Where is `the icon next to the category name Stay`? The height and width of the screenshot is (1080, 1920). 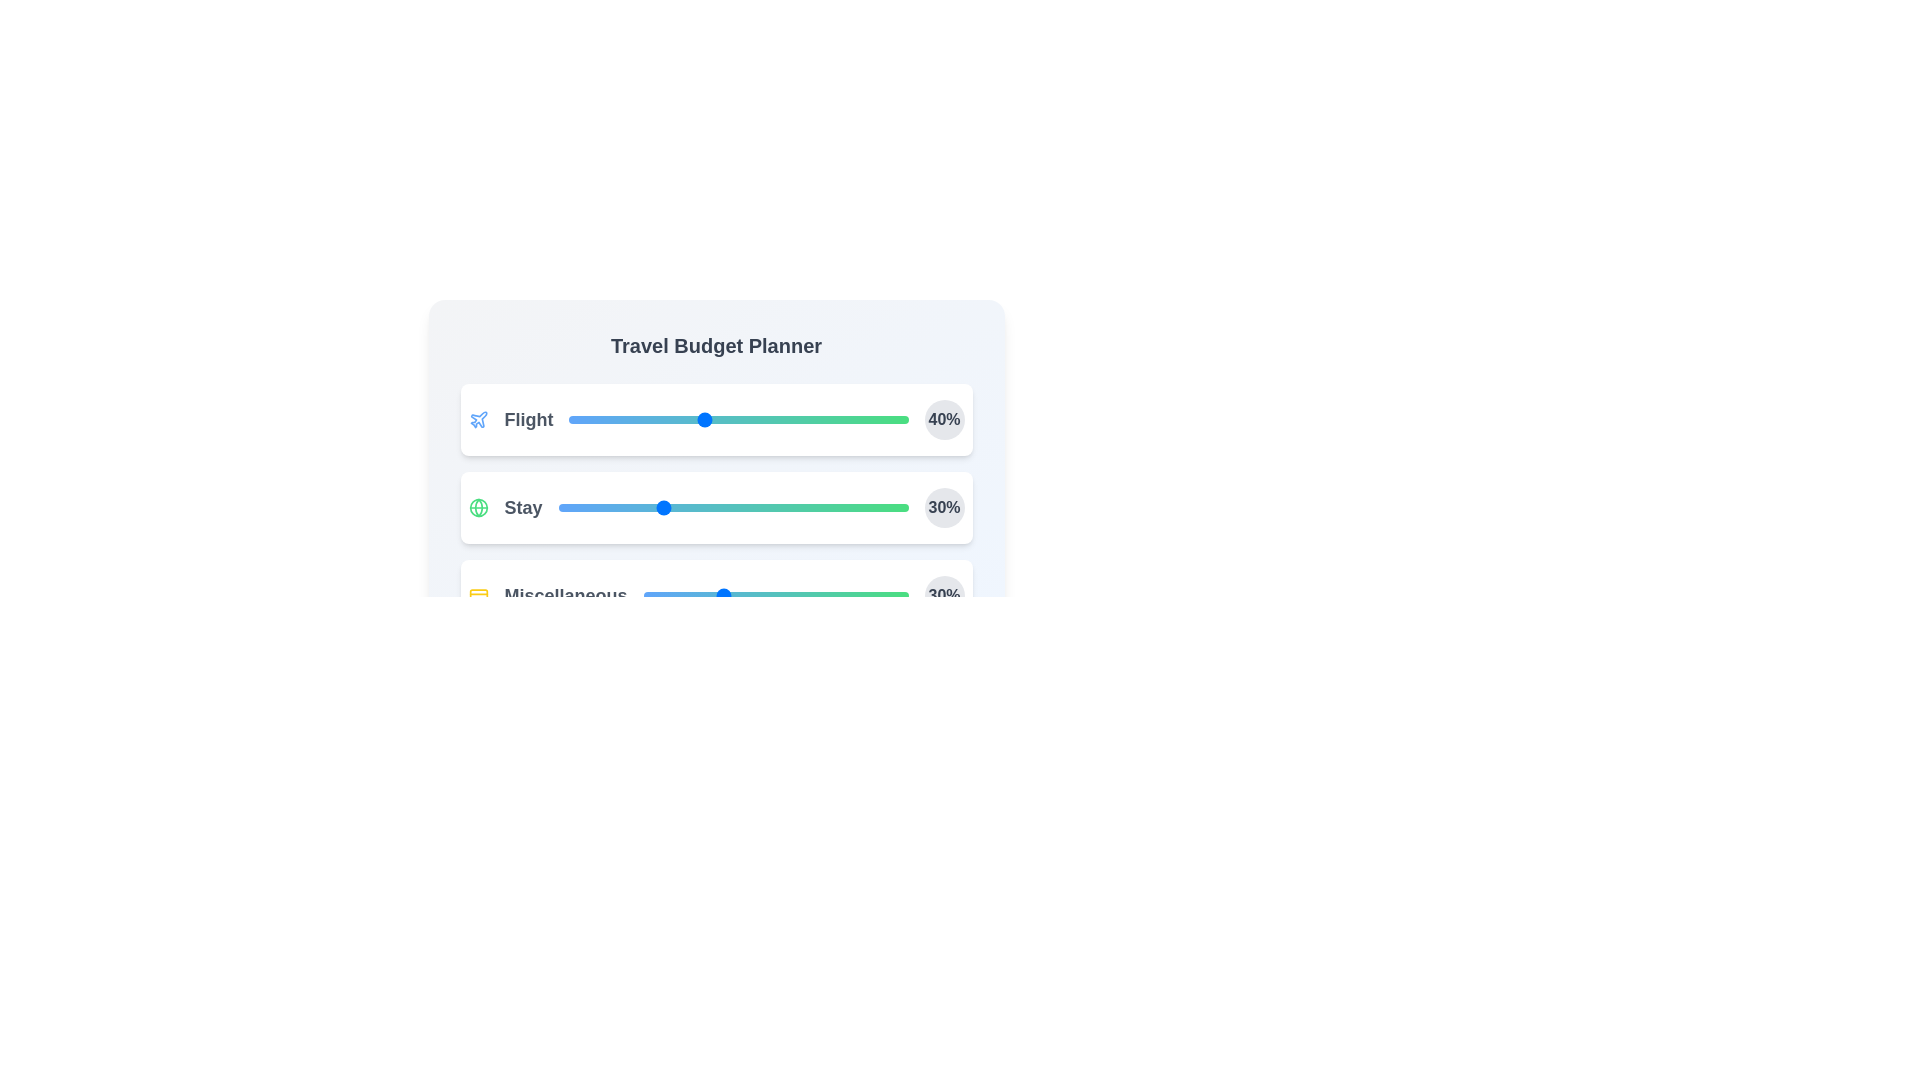 the icon next to the category name Stay is located at coordinates (477, 507).